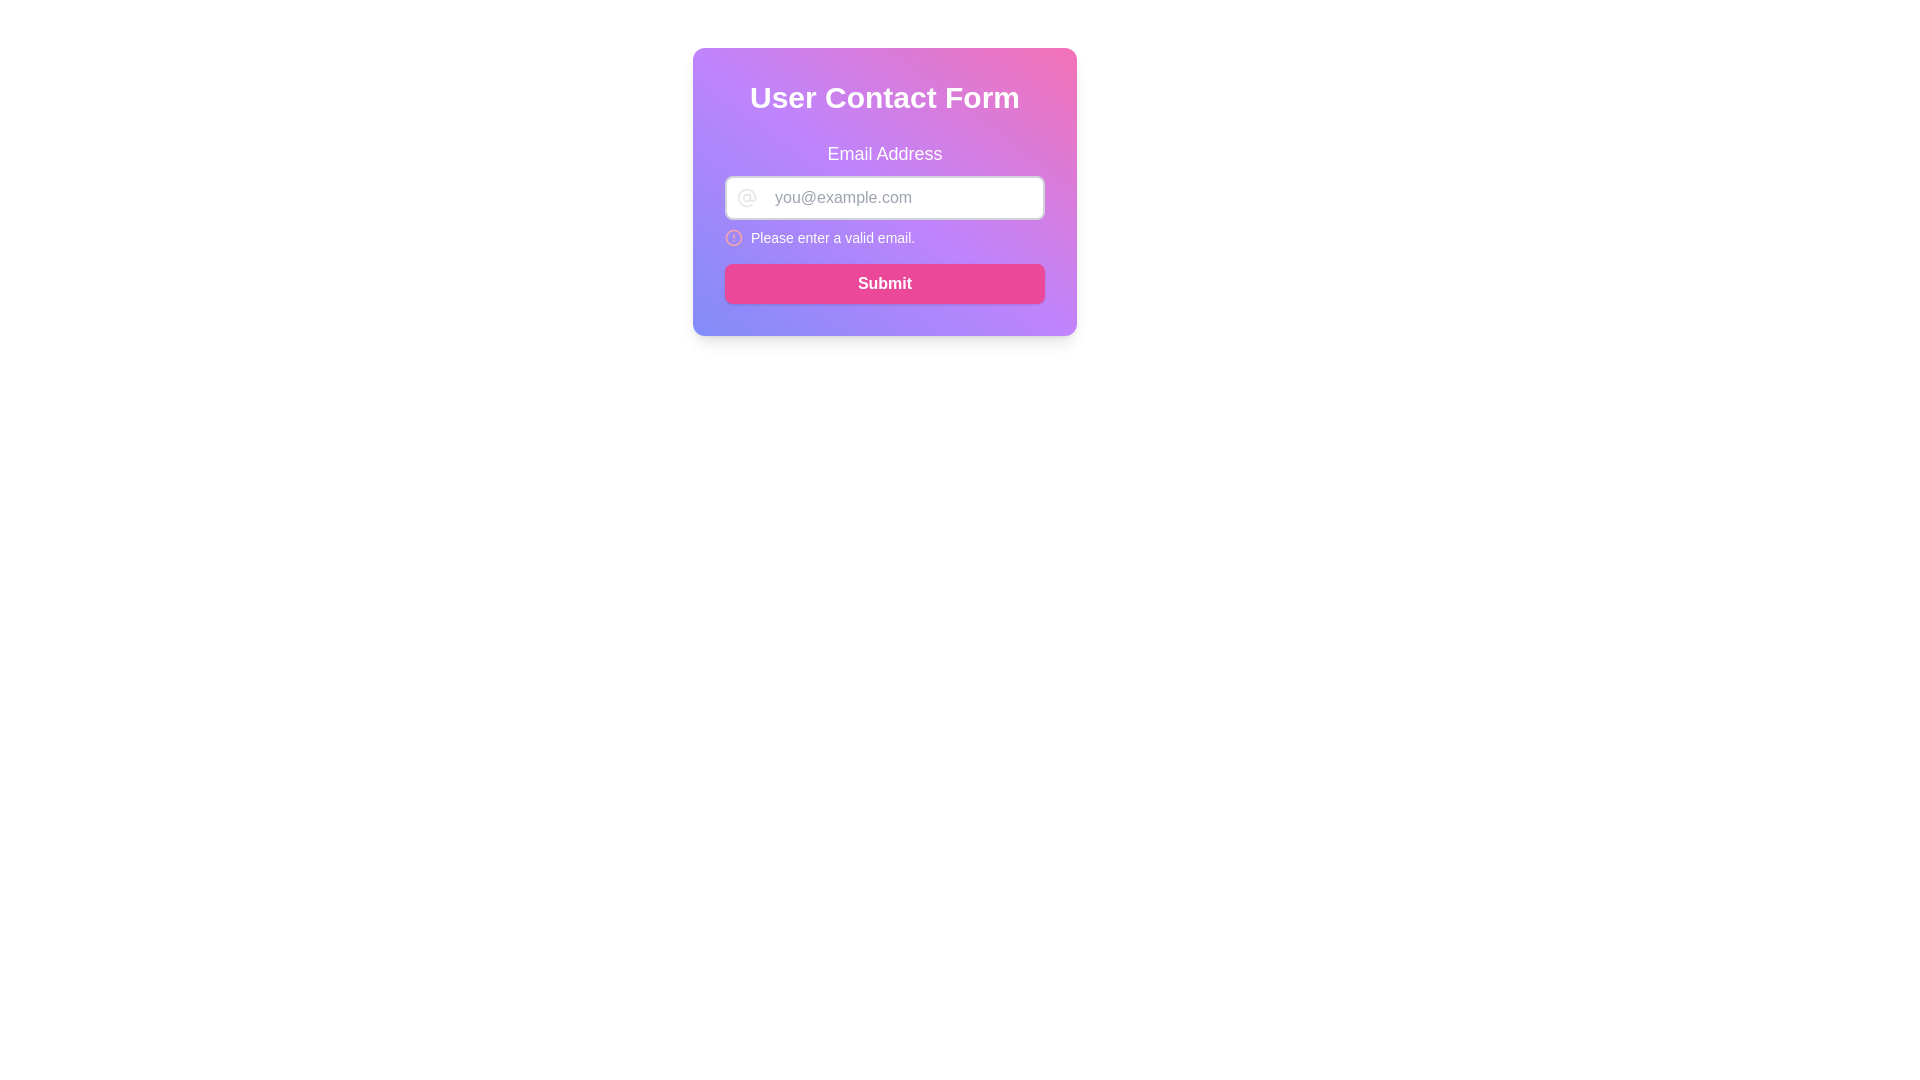  What do you see at coordinates (883, 153) in the screenshot?
I see `the Text Label that provides context for the email input field in the User Contact Form` at bounding box center [883, 153].